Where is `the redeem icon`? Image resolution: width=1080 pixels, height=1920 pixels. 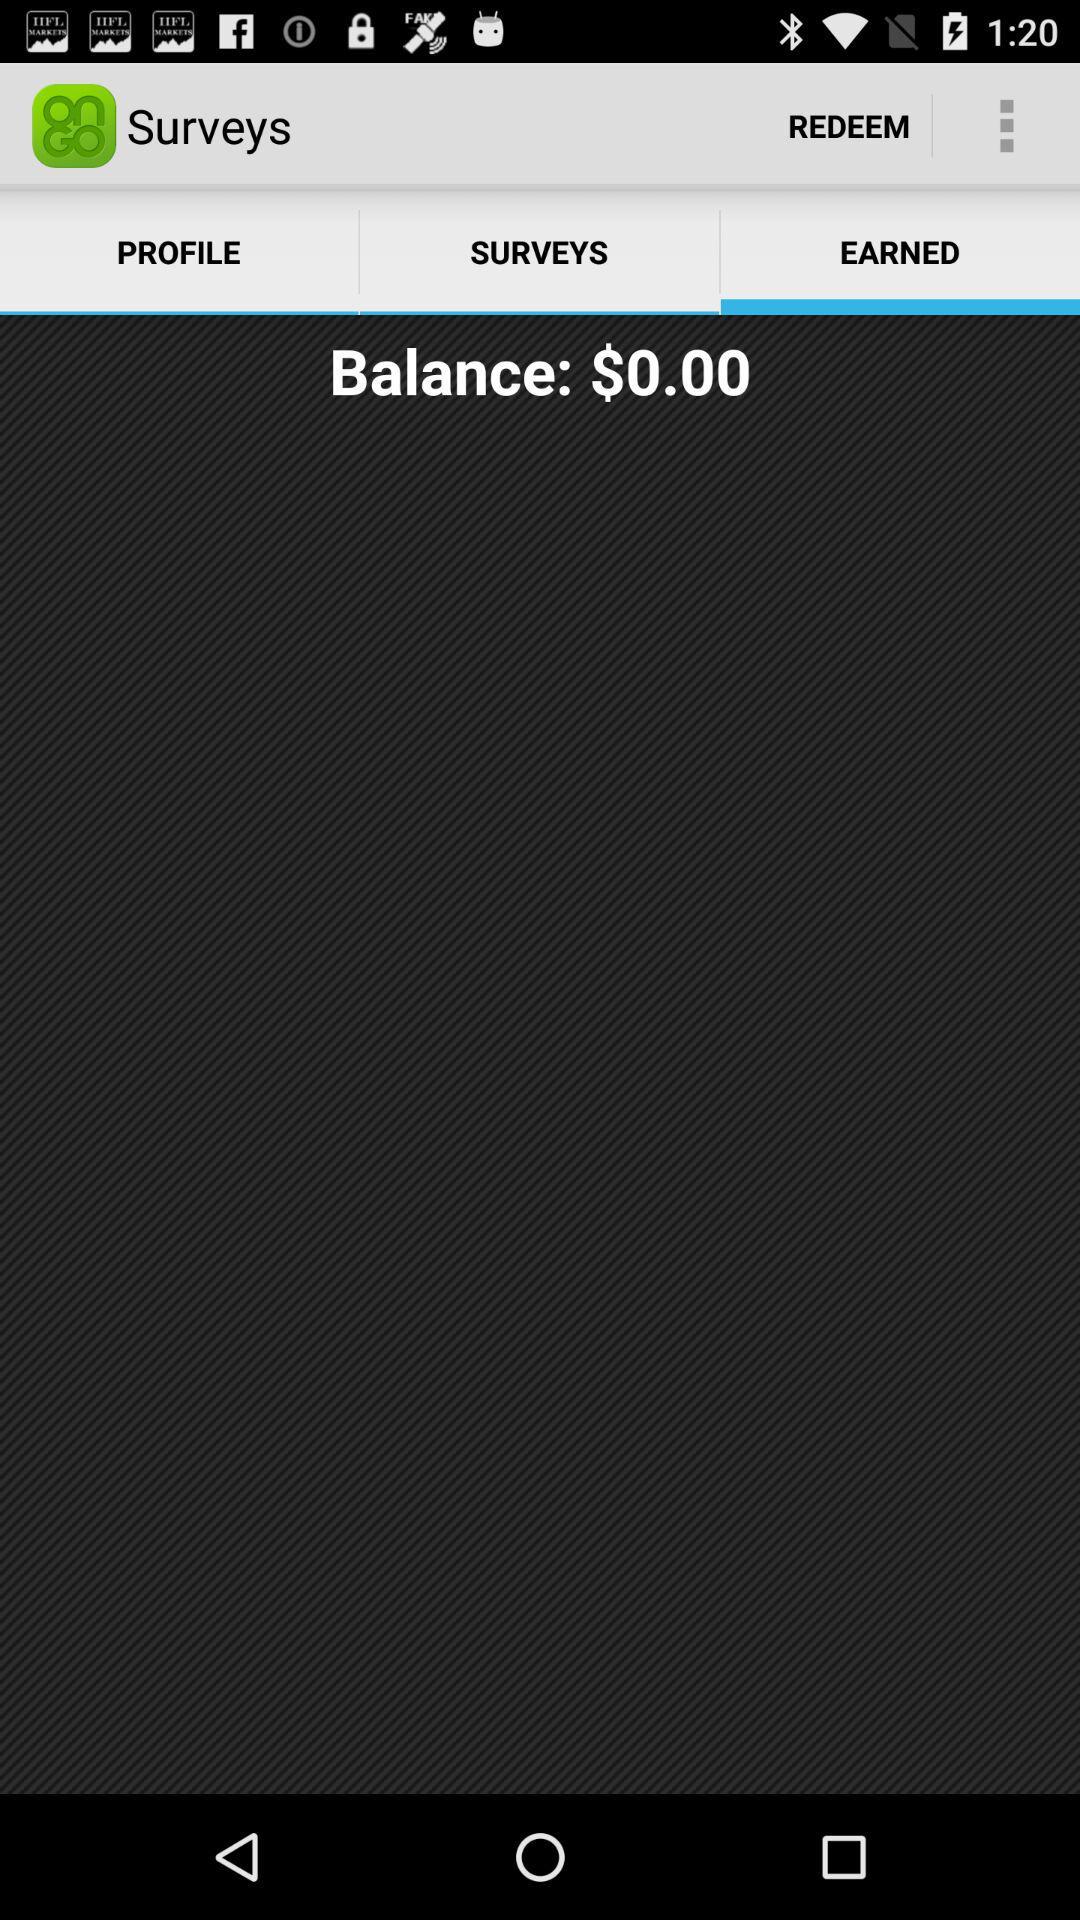
the redeem icon is located at coordinates (849, 124).